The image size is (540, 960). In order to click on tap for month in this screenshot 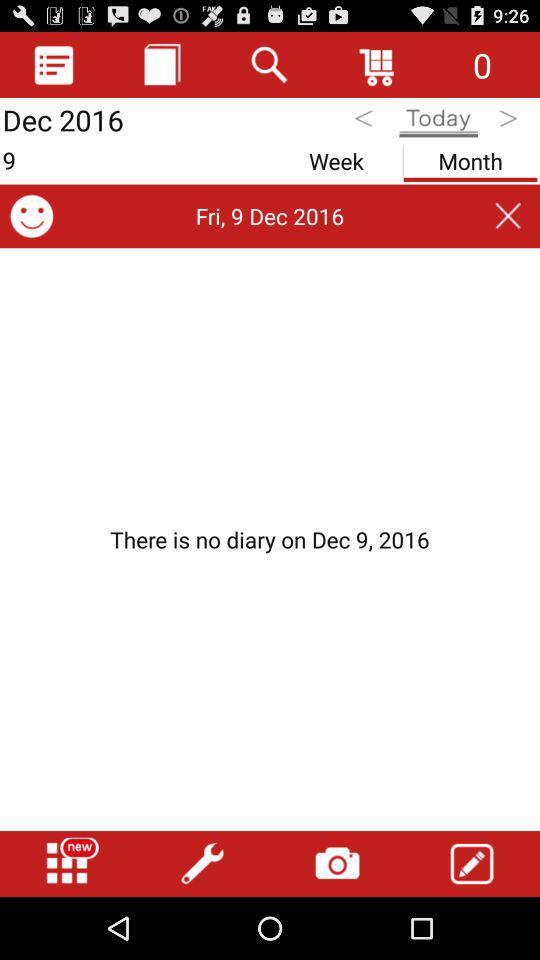, I will do `click(470, 156)`.